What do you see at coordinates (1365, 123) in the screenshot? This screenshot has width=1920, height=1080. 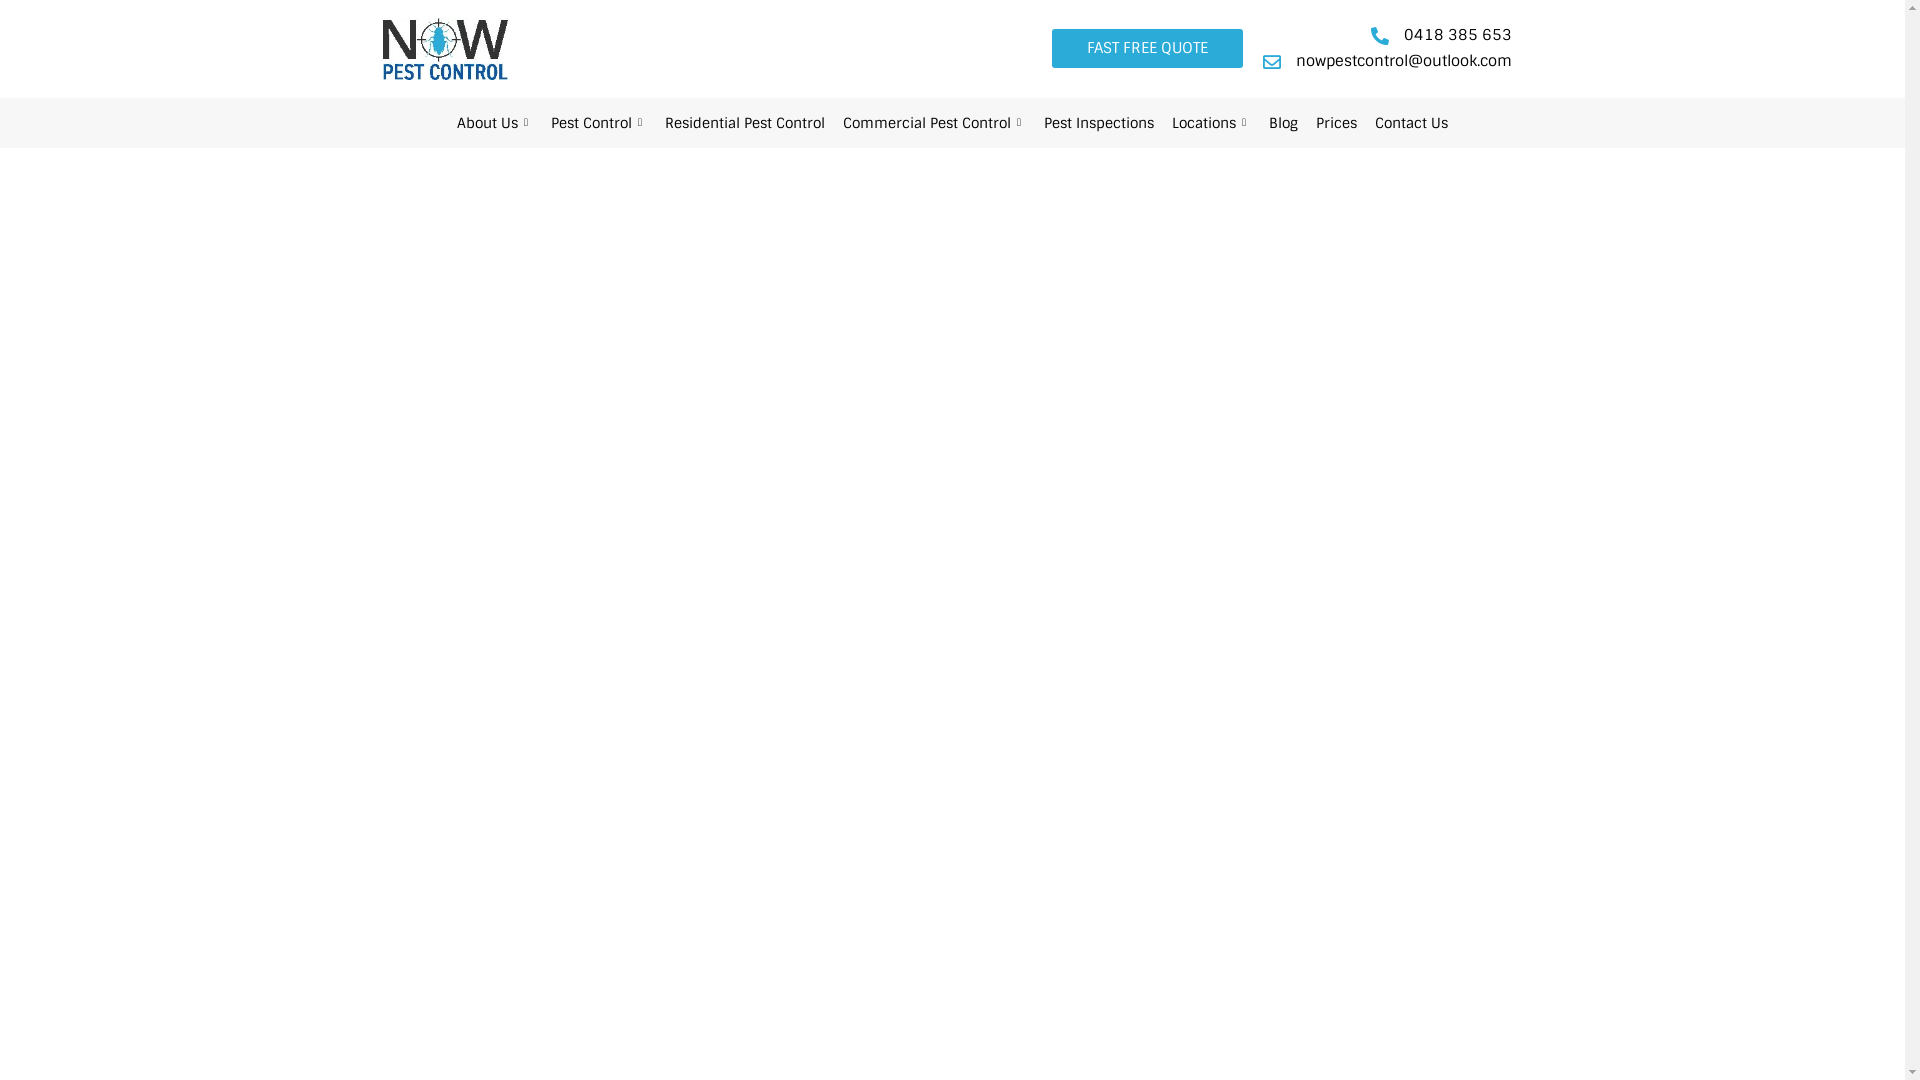 I see `'Contact Us'` at bounding box center [1365, 123].